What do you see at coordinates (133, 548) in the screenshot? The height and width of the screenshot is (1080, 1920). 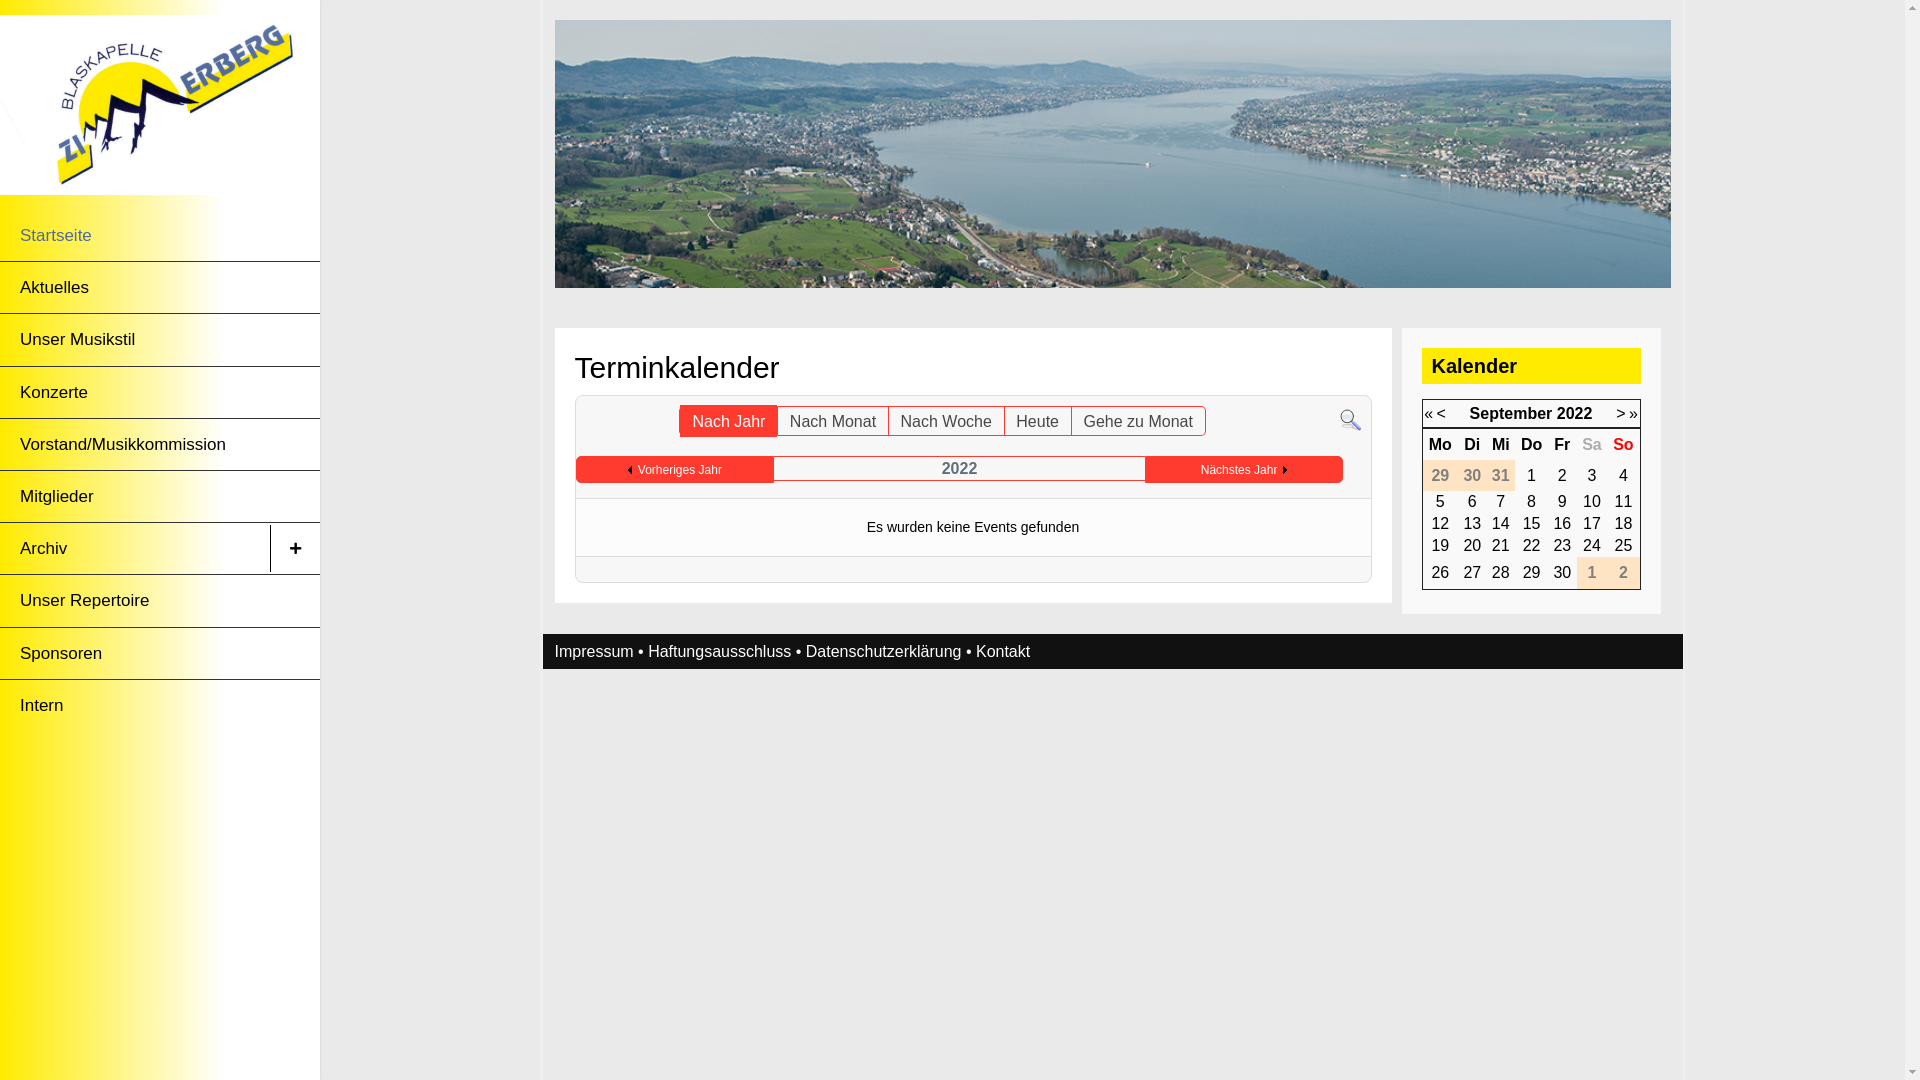 I see `'Archiv'` at bounding box center [133, 548].